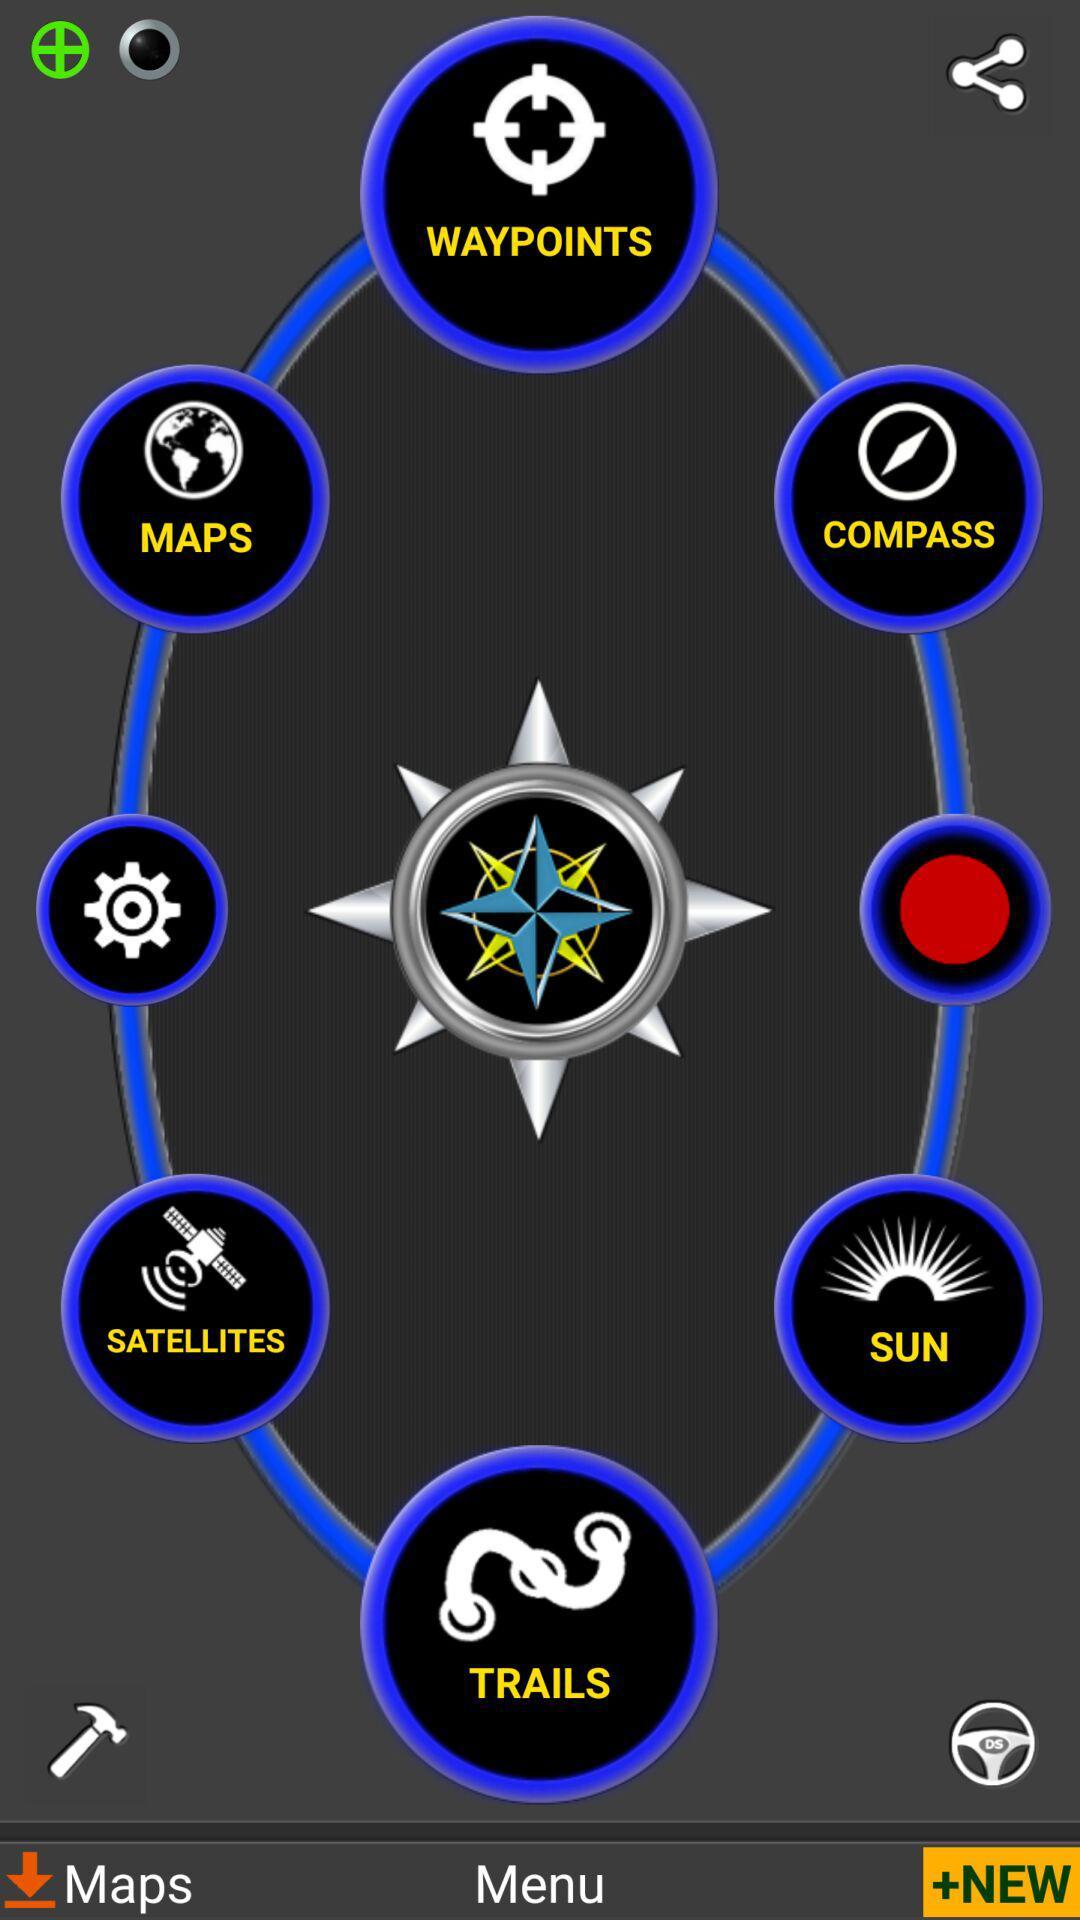  What do you see at coordinates (85, 1743) in the screenshot?
I see `the build icon` at bounding box center [85, 1743].